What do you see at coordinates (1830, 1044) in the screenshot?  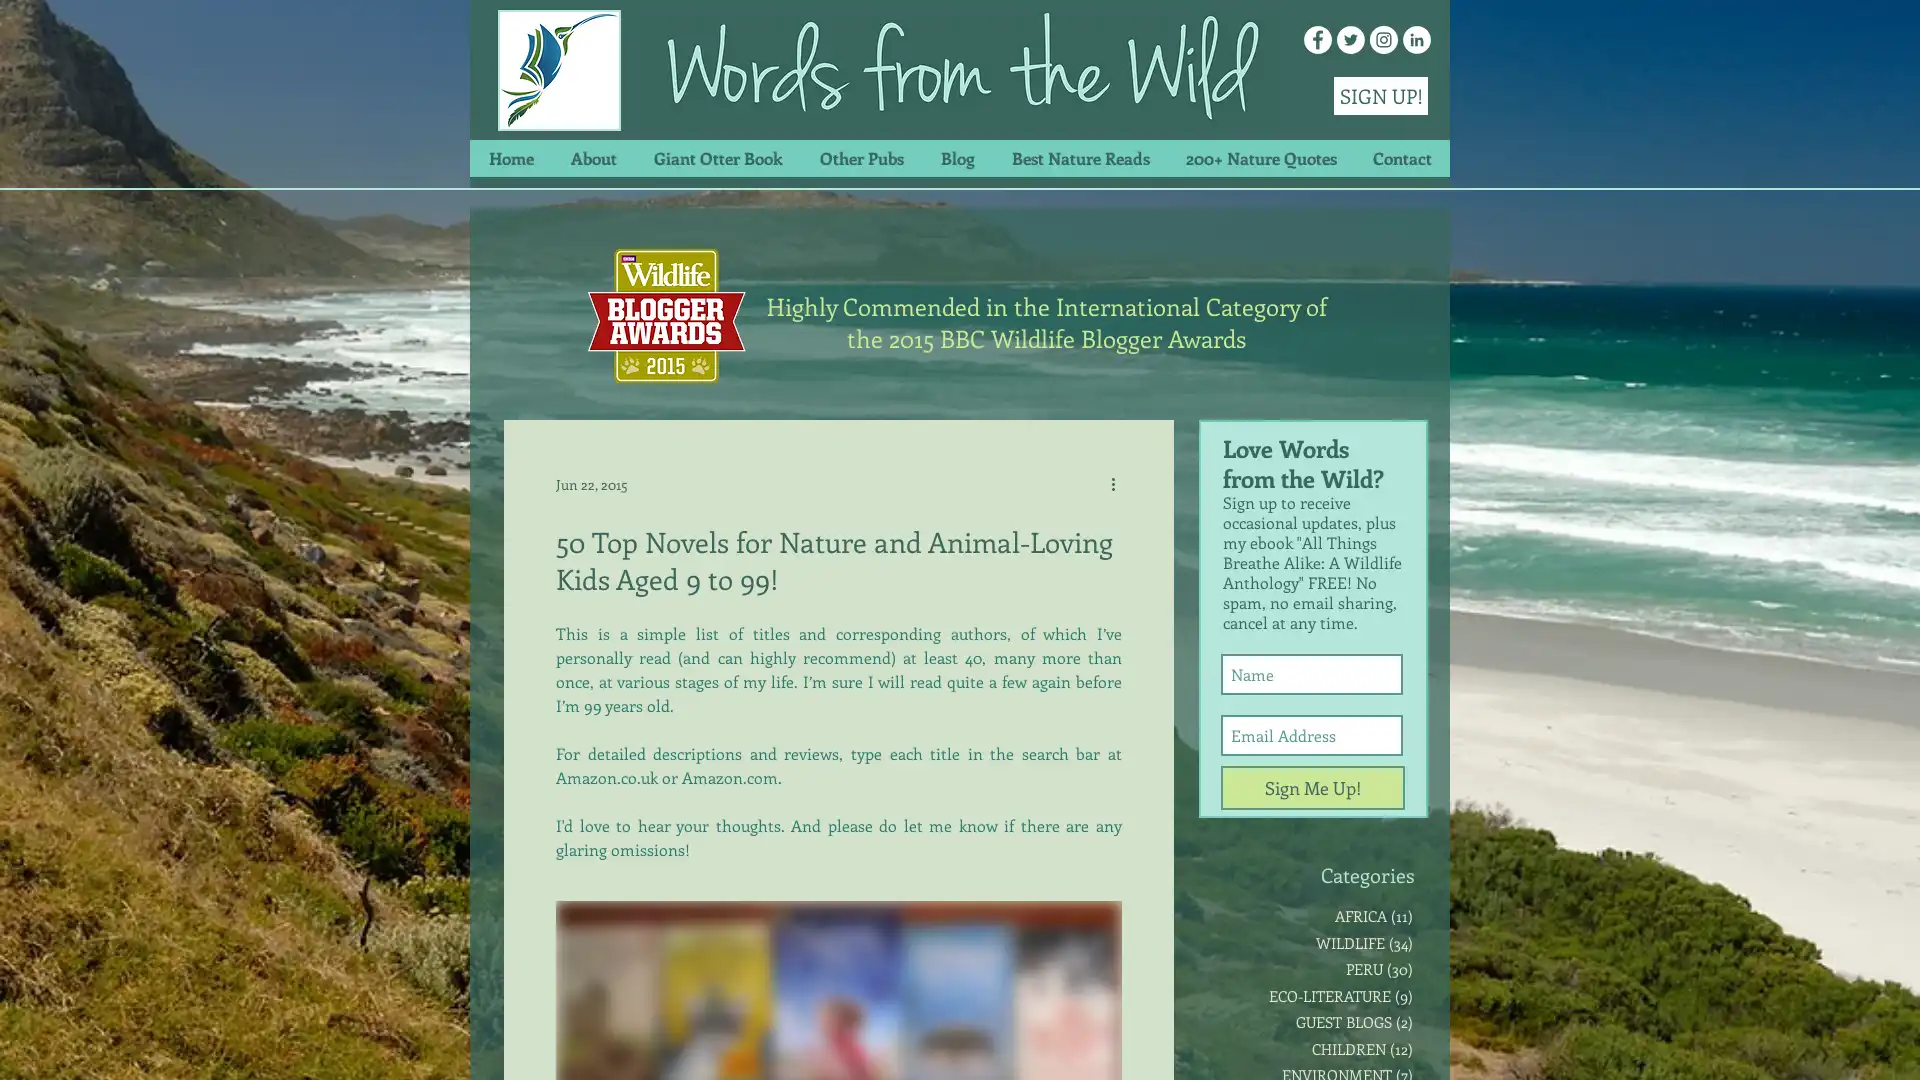 I see `Accept` at bounding box center [1830, 1044].